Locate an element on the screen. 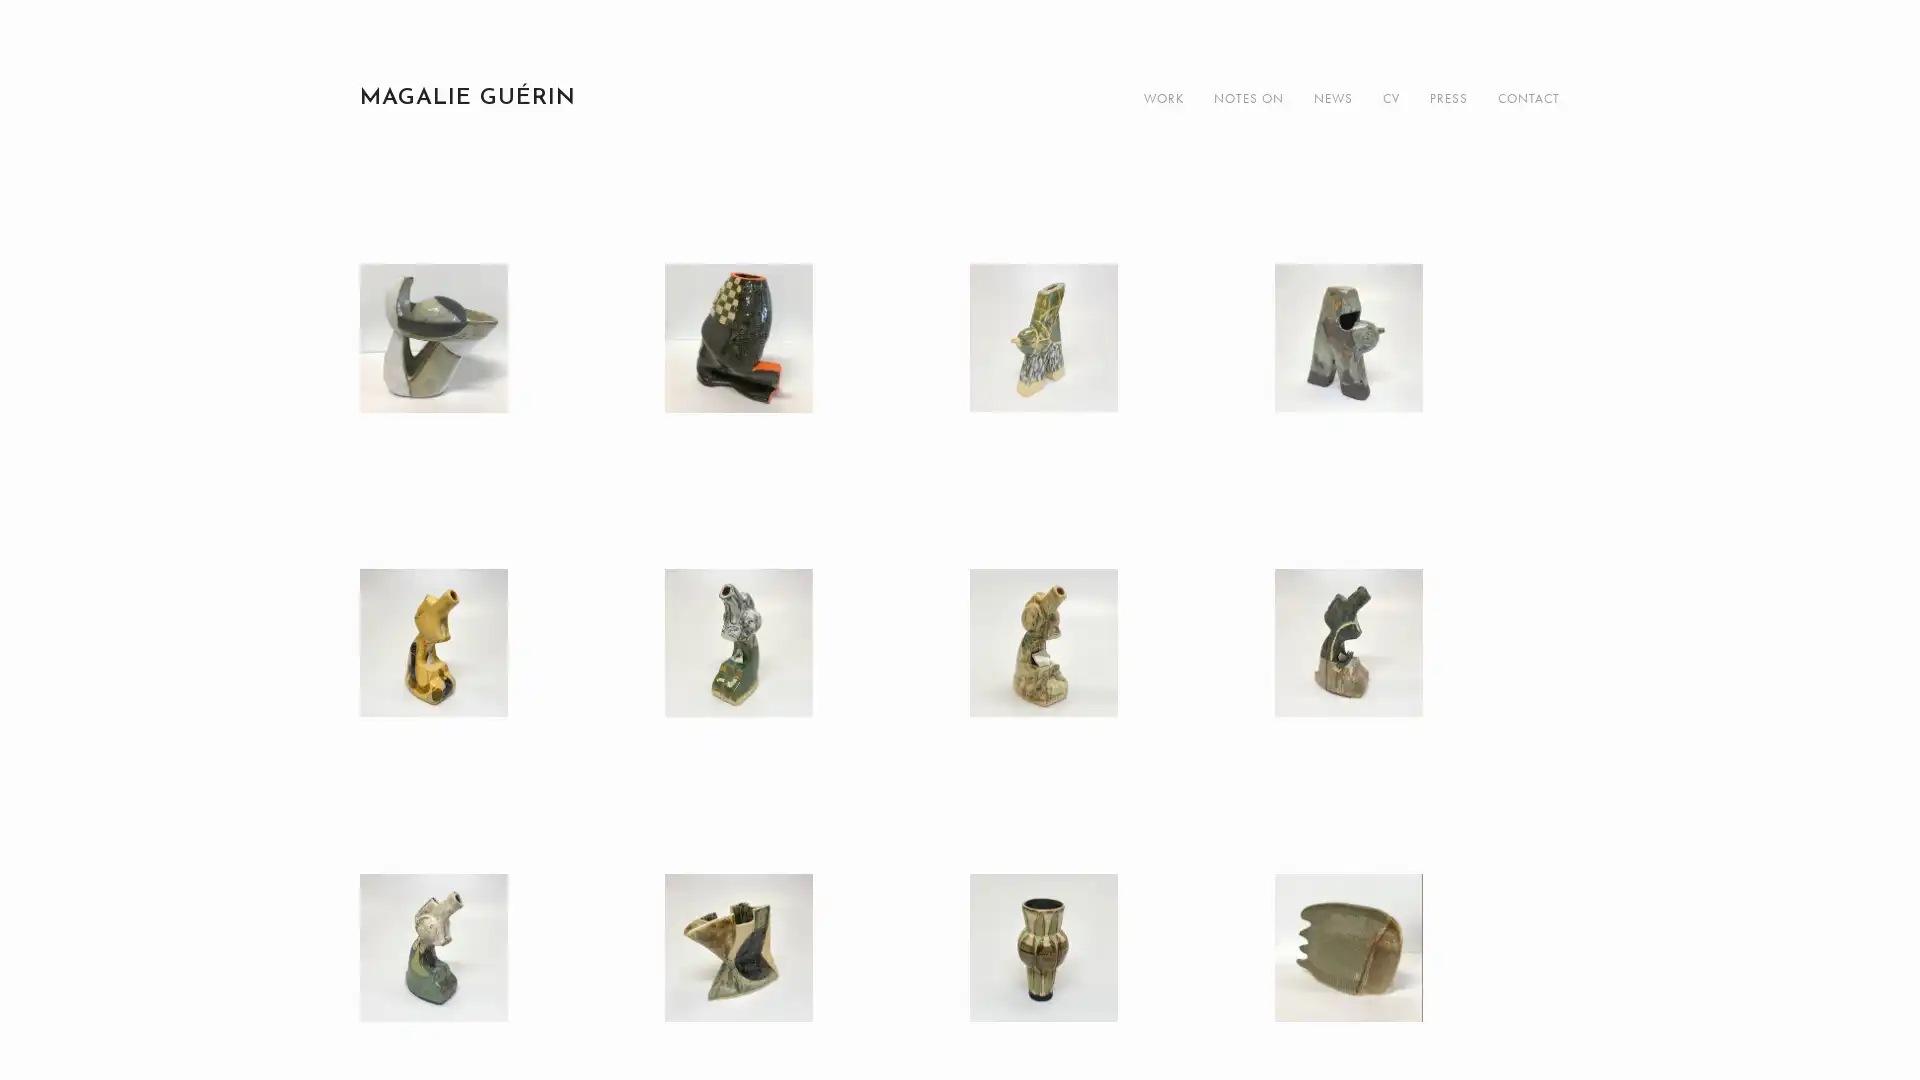 This screenshot has height=1080, width=1920. View fullsize IMG_7742.jpg is located at coordinates (807, 710).